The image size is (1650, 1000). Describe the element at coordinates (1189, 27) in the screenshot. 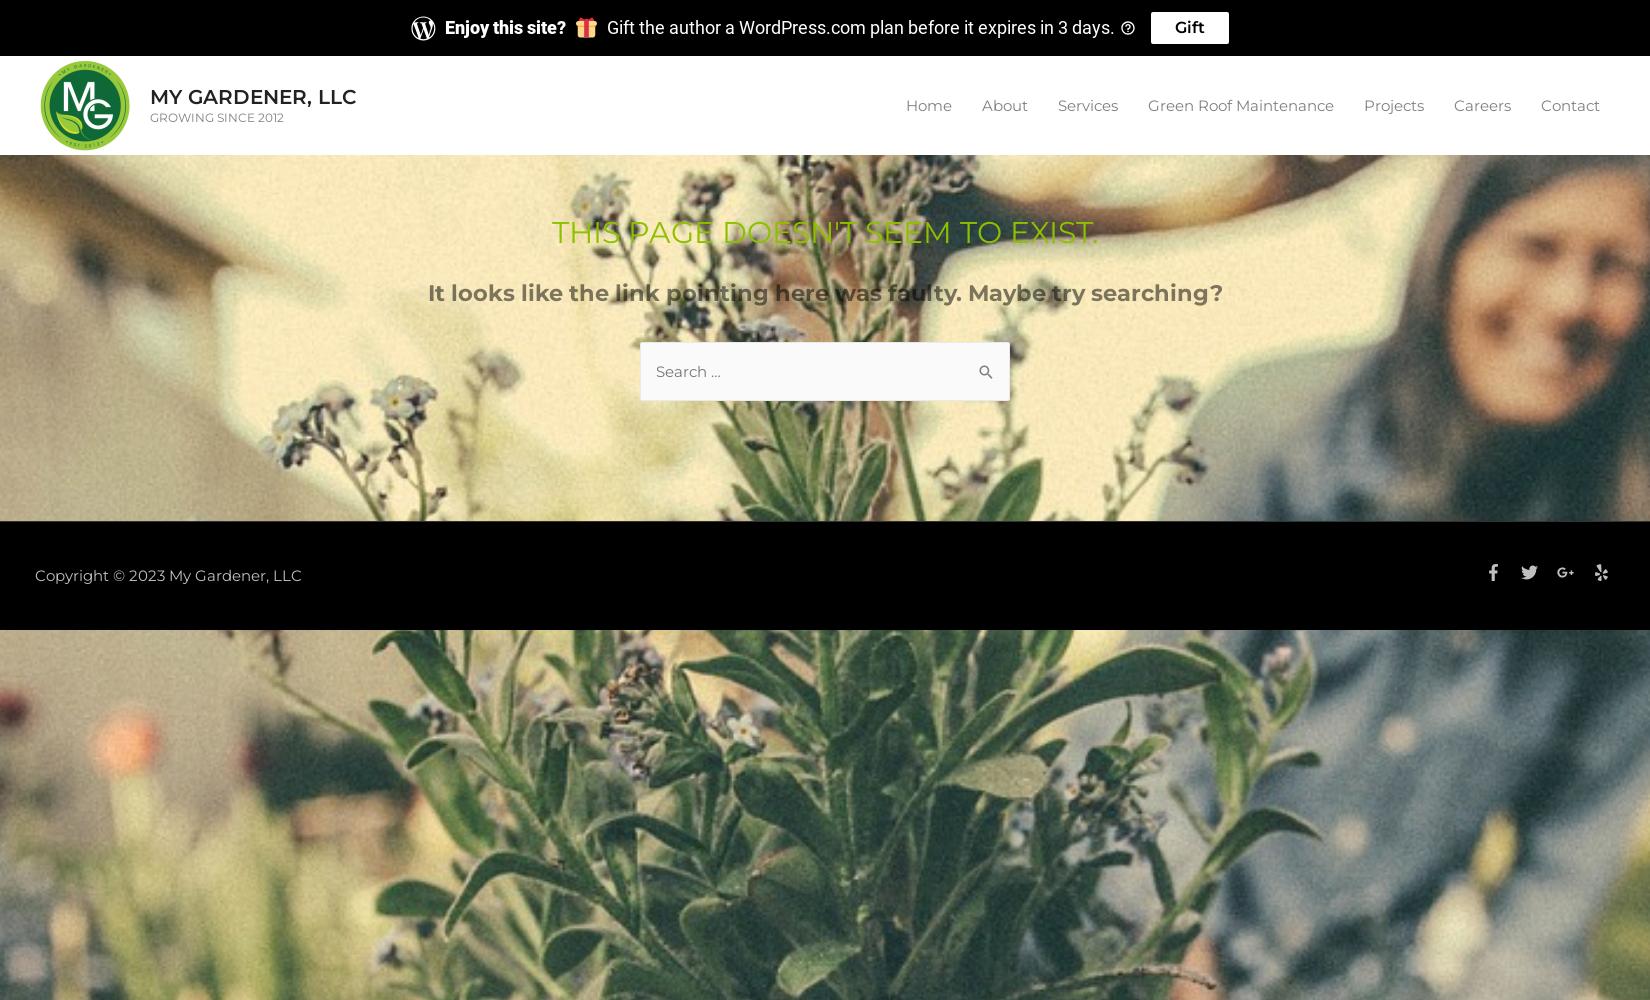

I see `'Gift'` at that location.